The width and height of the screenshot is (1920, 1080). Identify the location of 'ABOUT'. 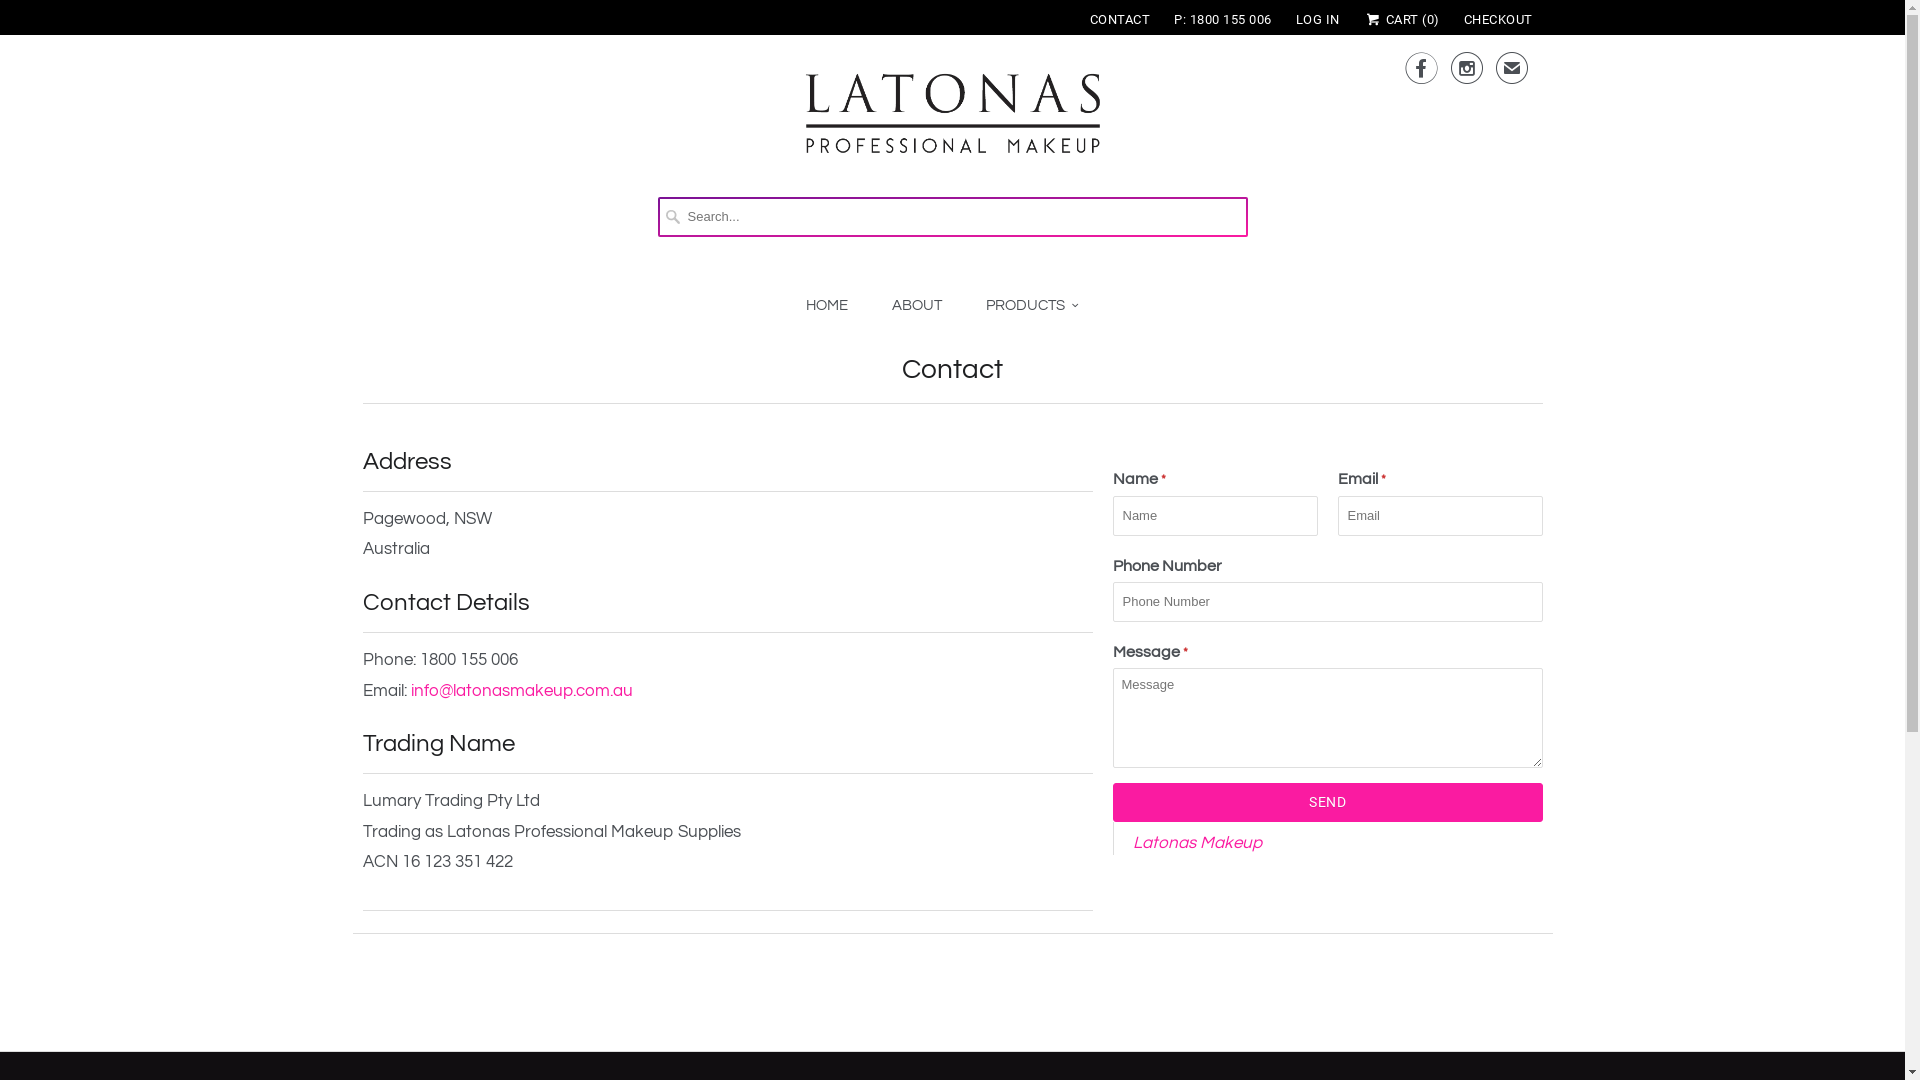
(915, 305).